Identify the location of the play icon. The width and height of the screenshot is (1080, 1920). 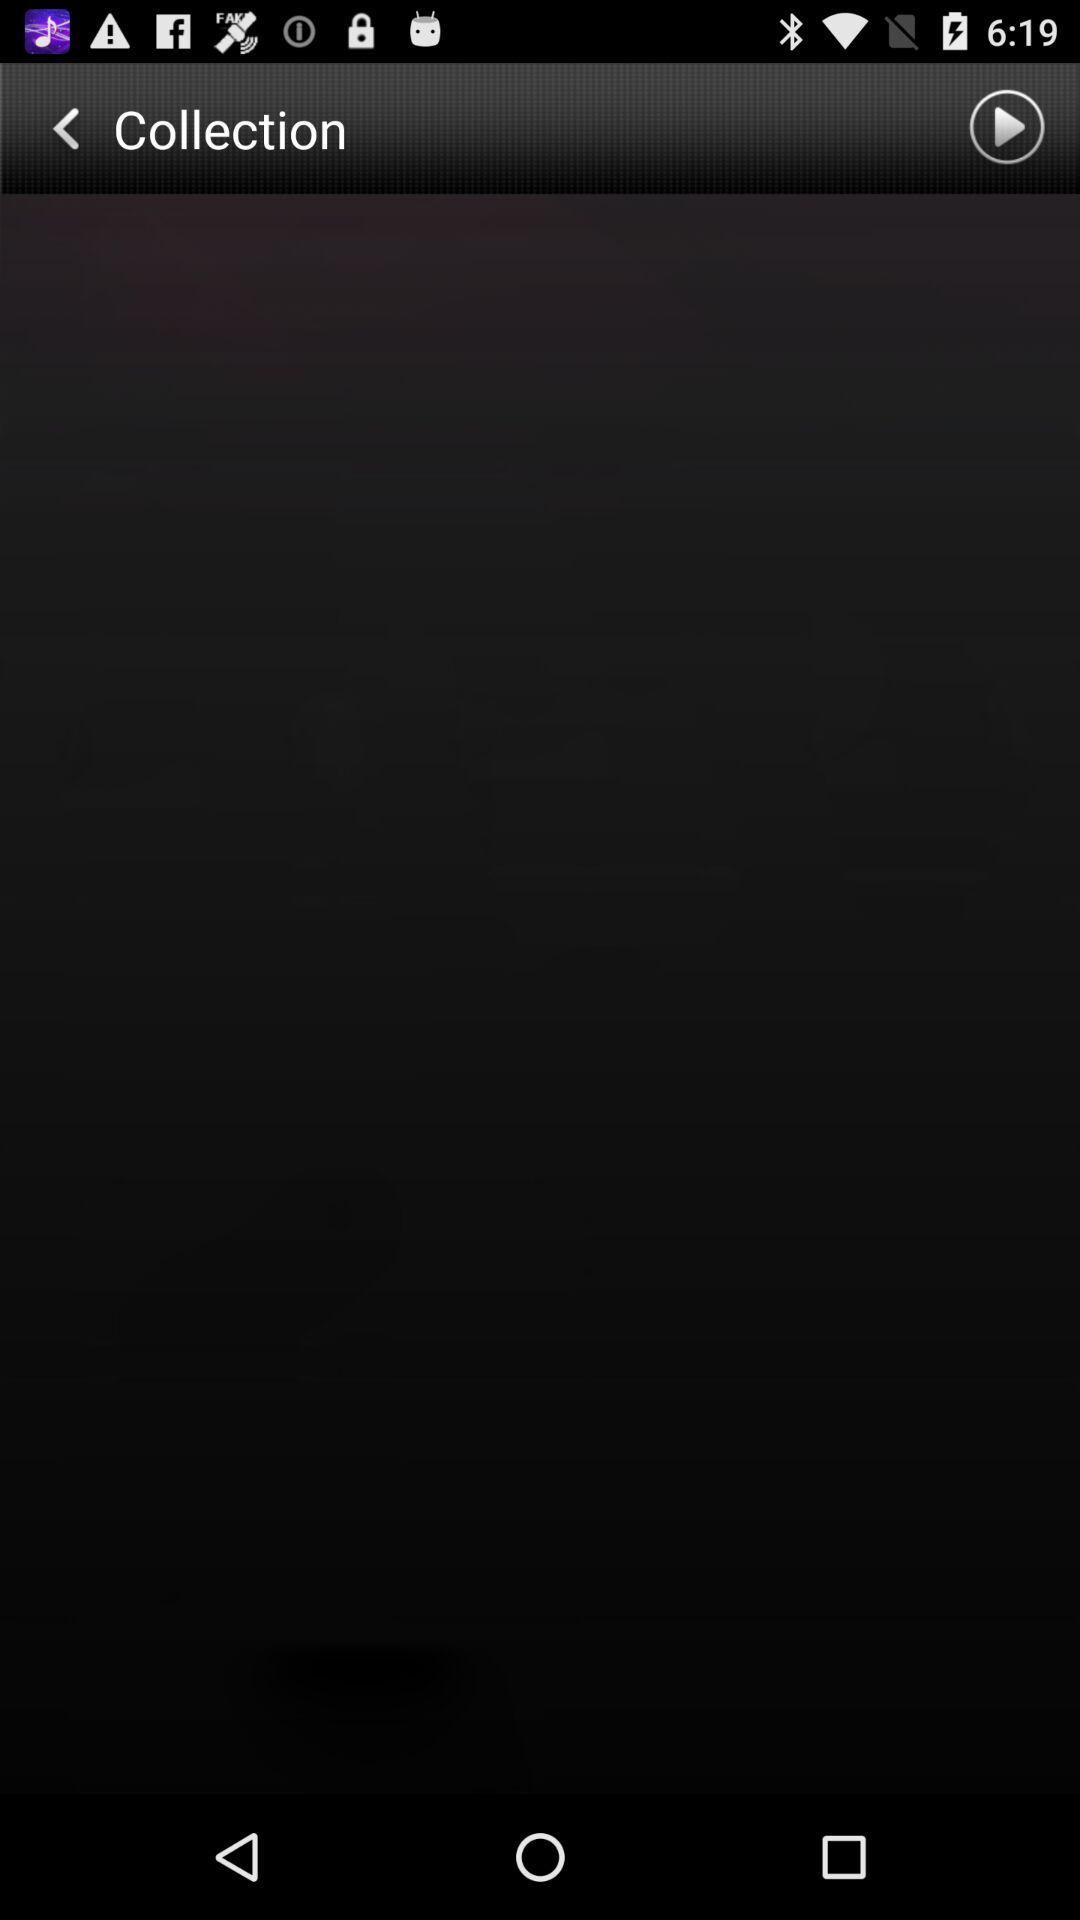
(1009, 136).